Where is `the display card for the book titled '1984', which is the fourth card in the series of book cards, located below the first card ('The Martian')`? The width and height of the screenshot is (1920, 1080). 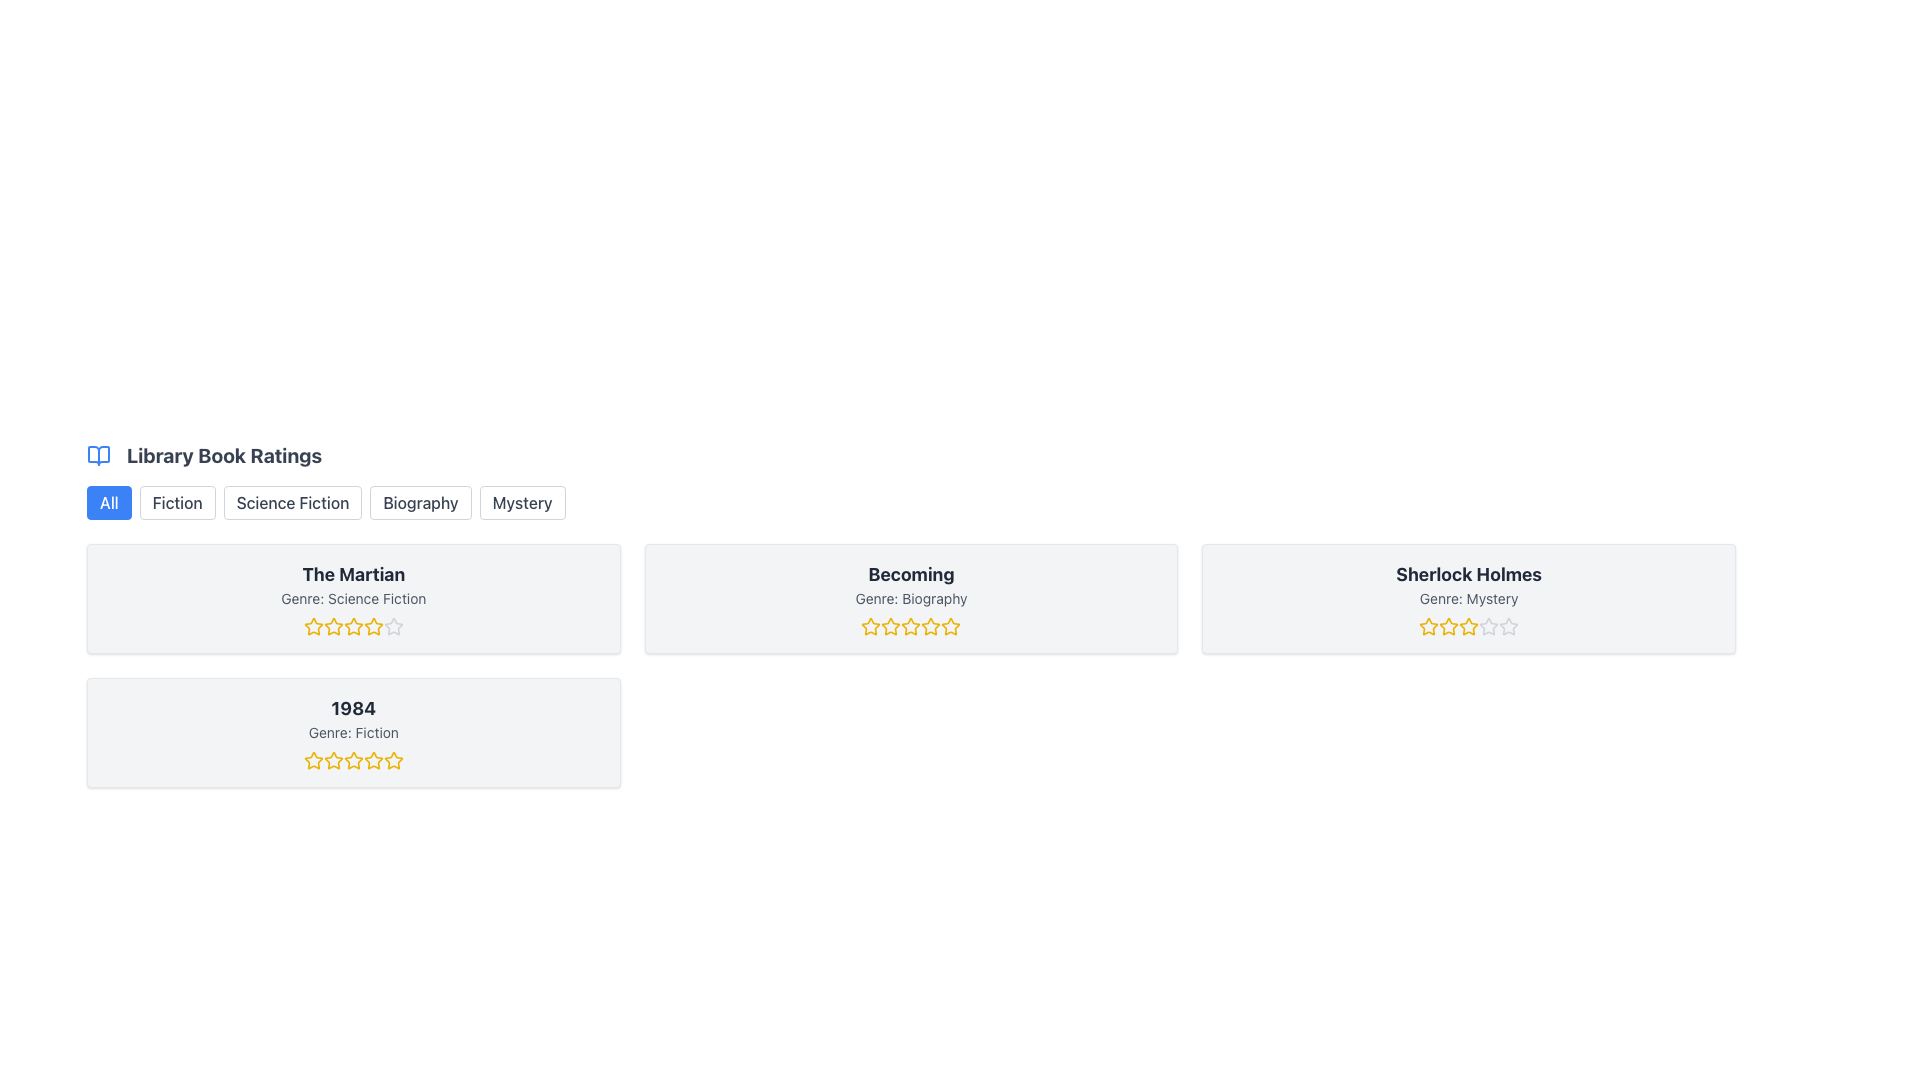
the display card for the book titled '1984', which is the fourth card in the series of book cards, located below the first card ('The Martian') is located at coordinates (353, 732).